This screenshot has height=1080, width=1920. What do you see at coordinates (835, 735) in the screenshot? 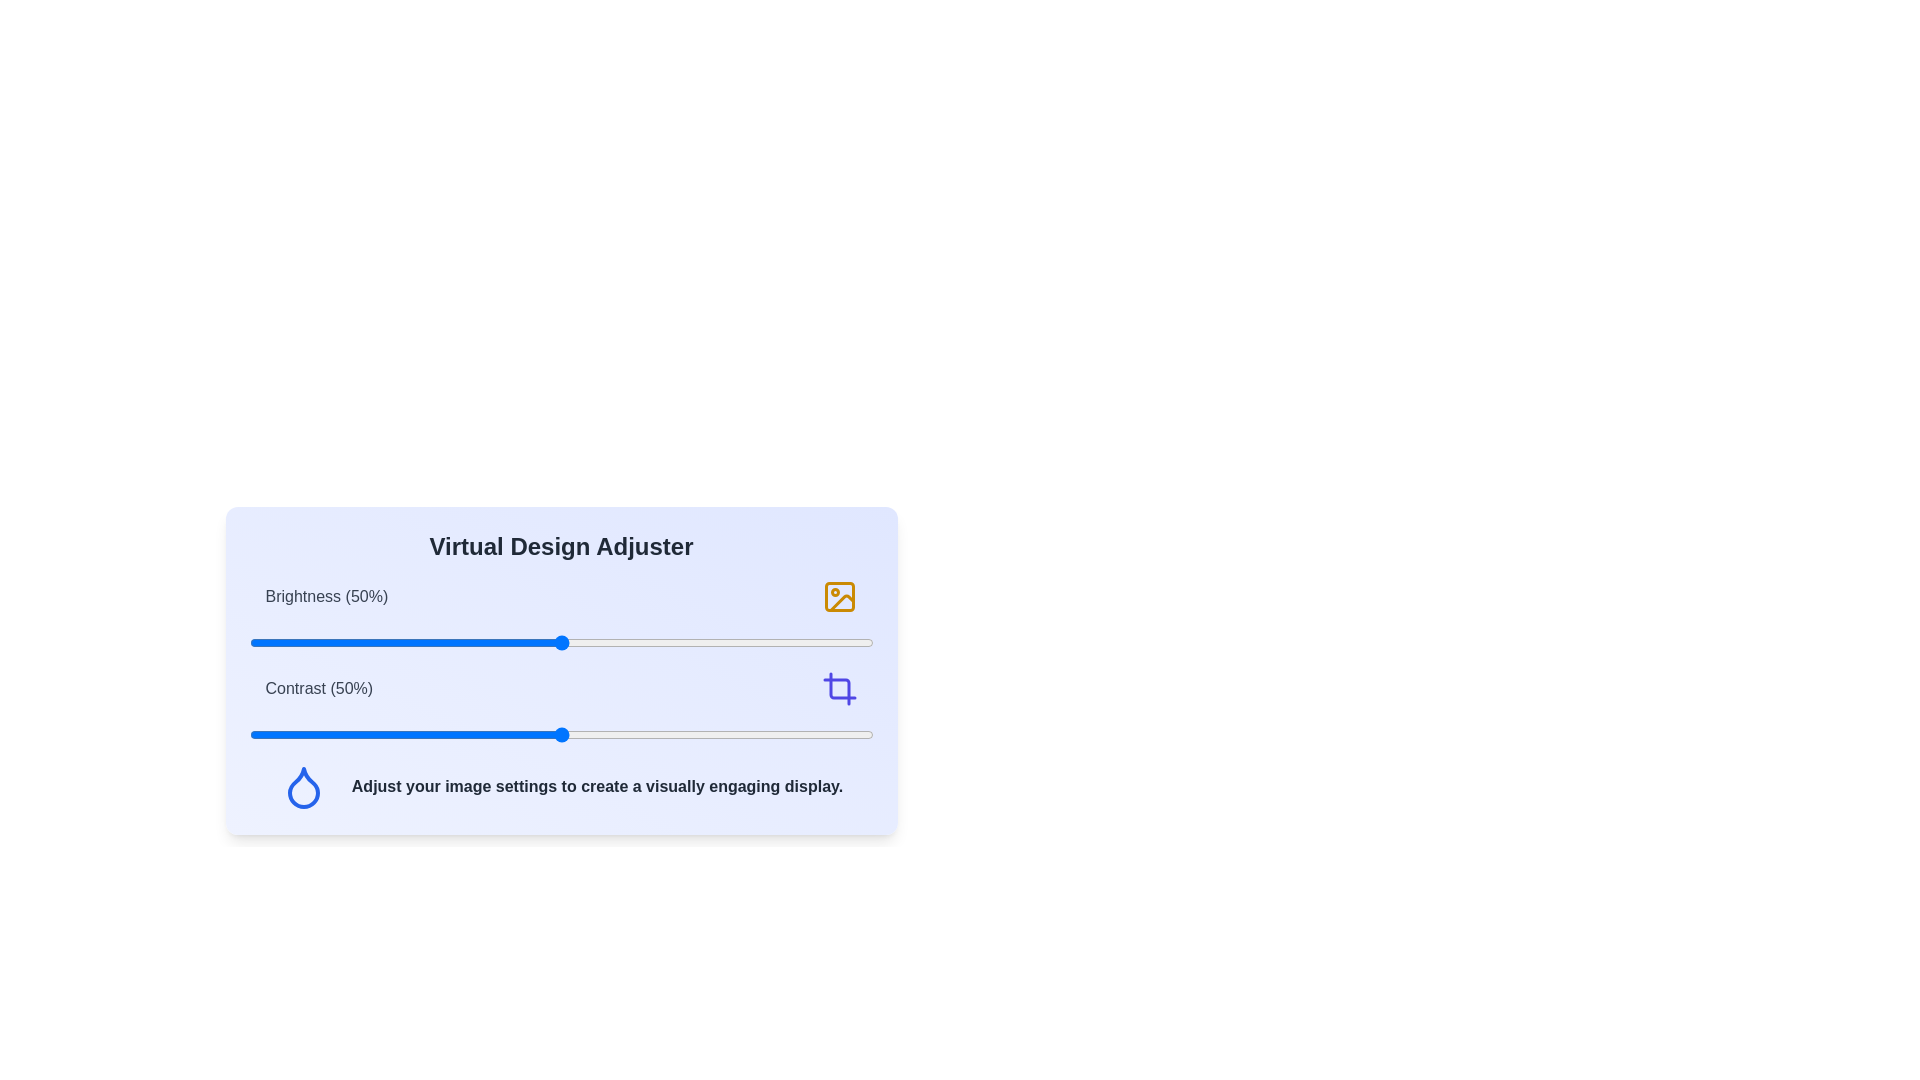
I see `the contrast slider to set the contrast level to 94` at bounding box center [835, 735].